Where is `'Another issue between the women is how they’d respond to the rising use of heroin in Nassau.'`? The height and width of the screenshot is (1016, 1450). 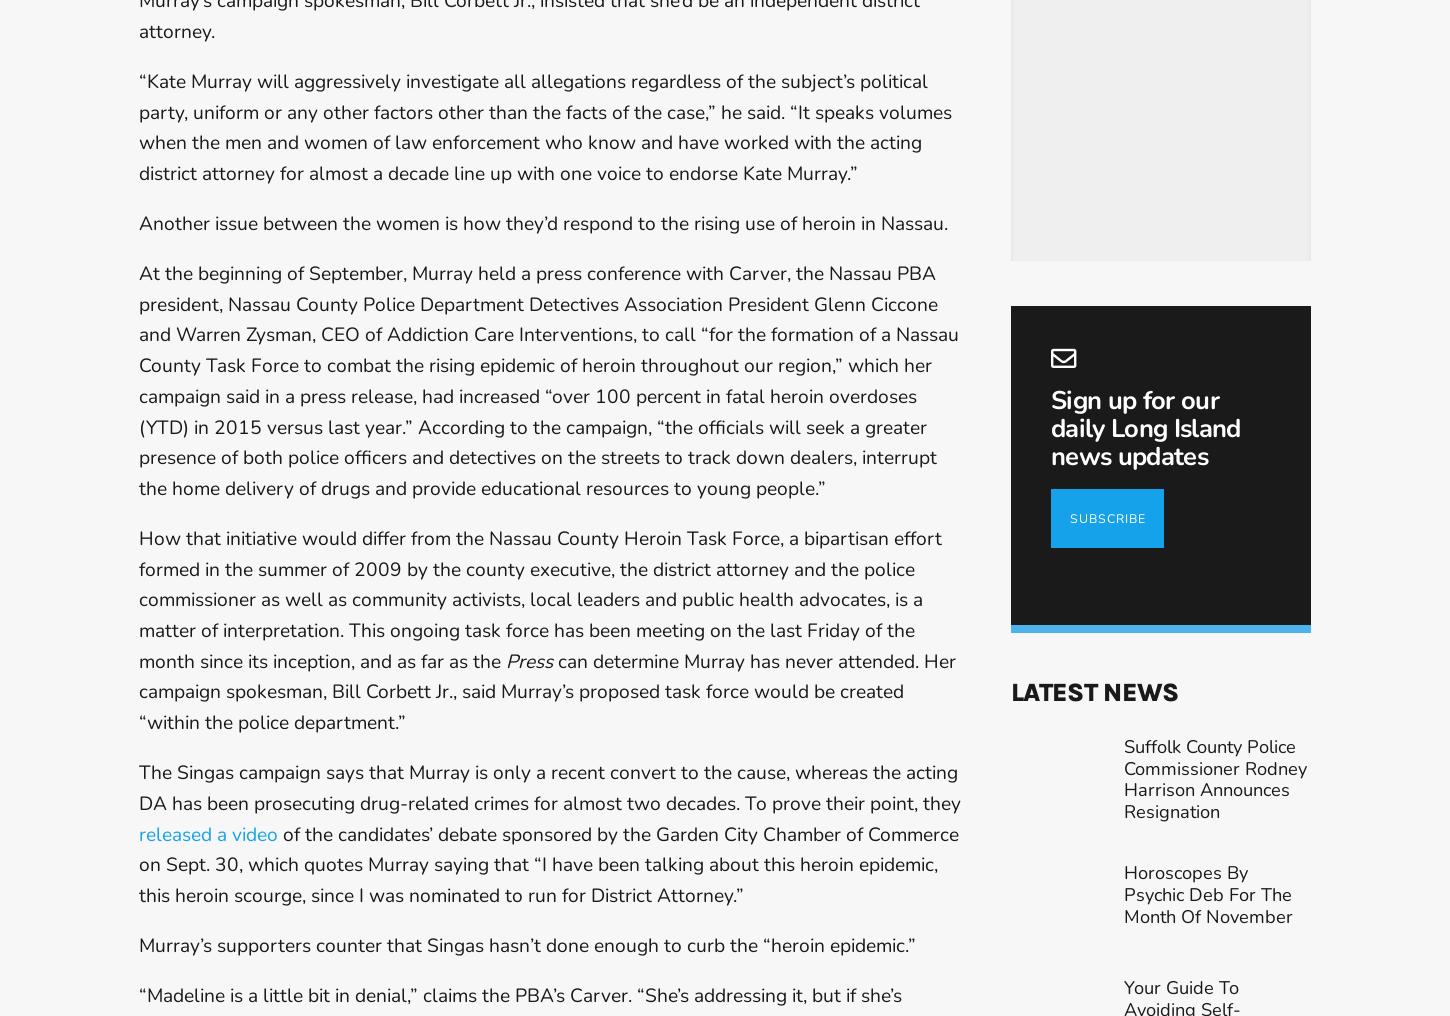 'Another issue between the women is how they’d respond to the rising use of heroin in Nassau.' is located at coordinates (543, 224).